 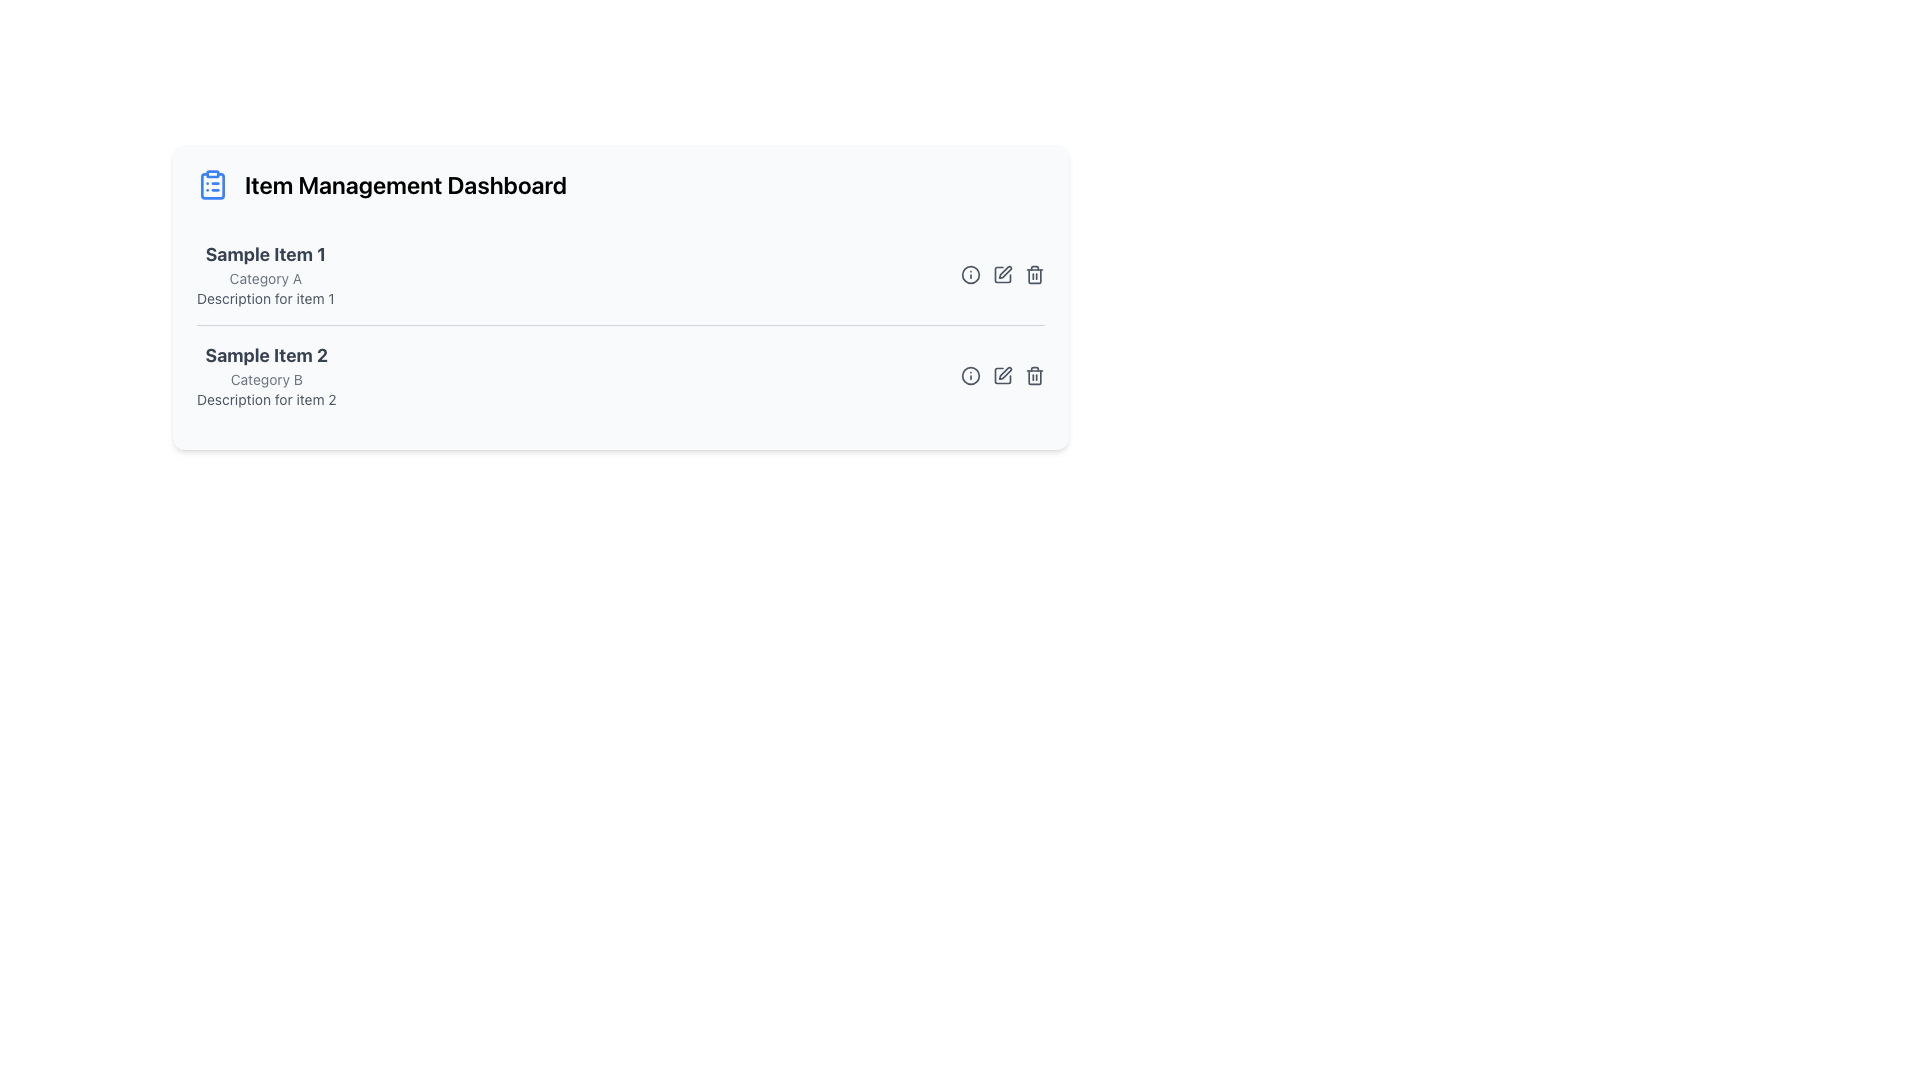 I want to click on the edit button icon located to the right of 'Sample Item 1' to change its color, so click(x=1003, y=274).